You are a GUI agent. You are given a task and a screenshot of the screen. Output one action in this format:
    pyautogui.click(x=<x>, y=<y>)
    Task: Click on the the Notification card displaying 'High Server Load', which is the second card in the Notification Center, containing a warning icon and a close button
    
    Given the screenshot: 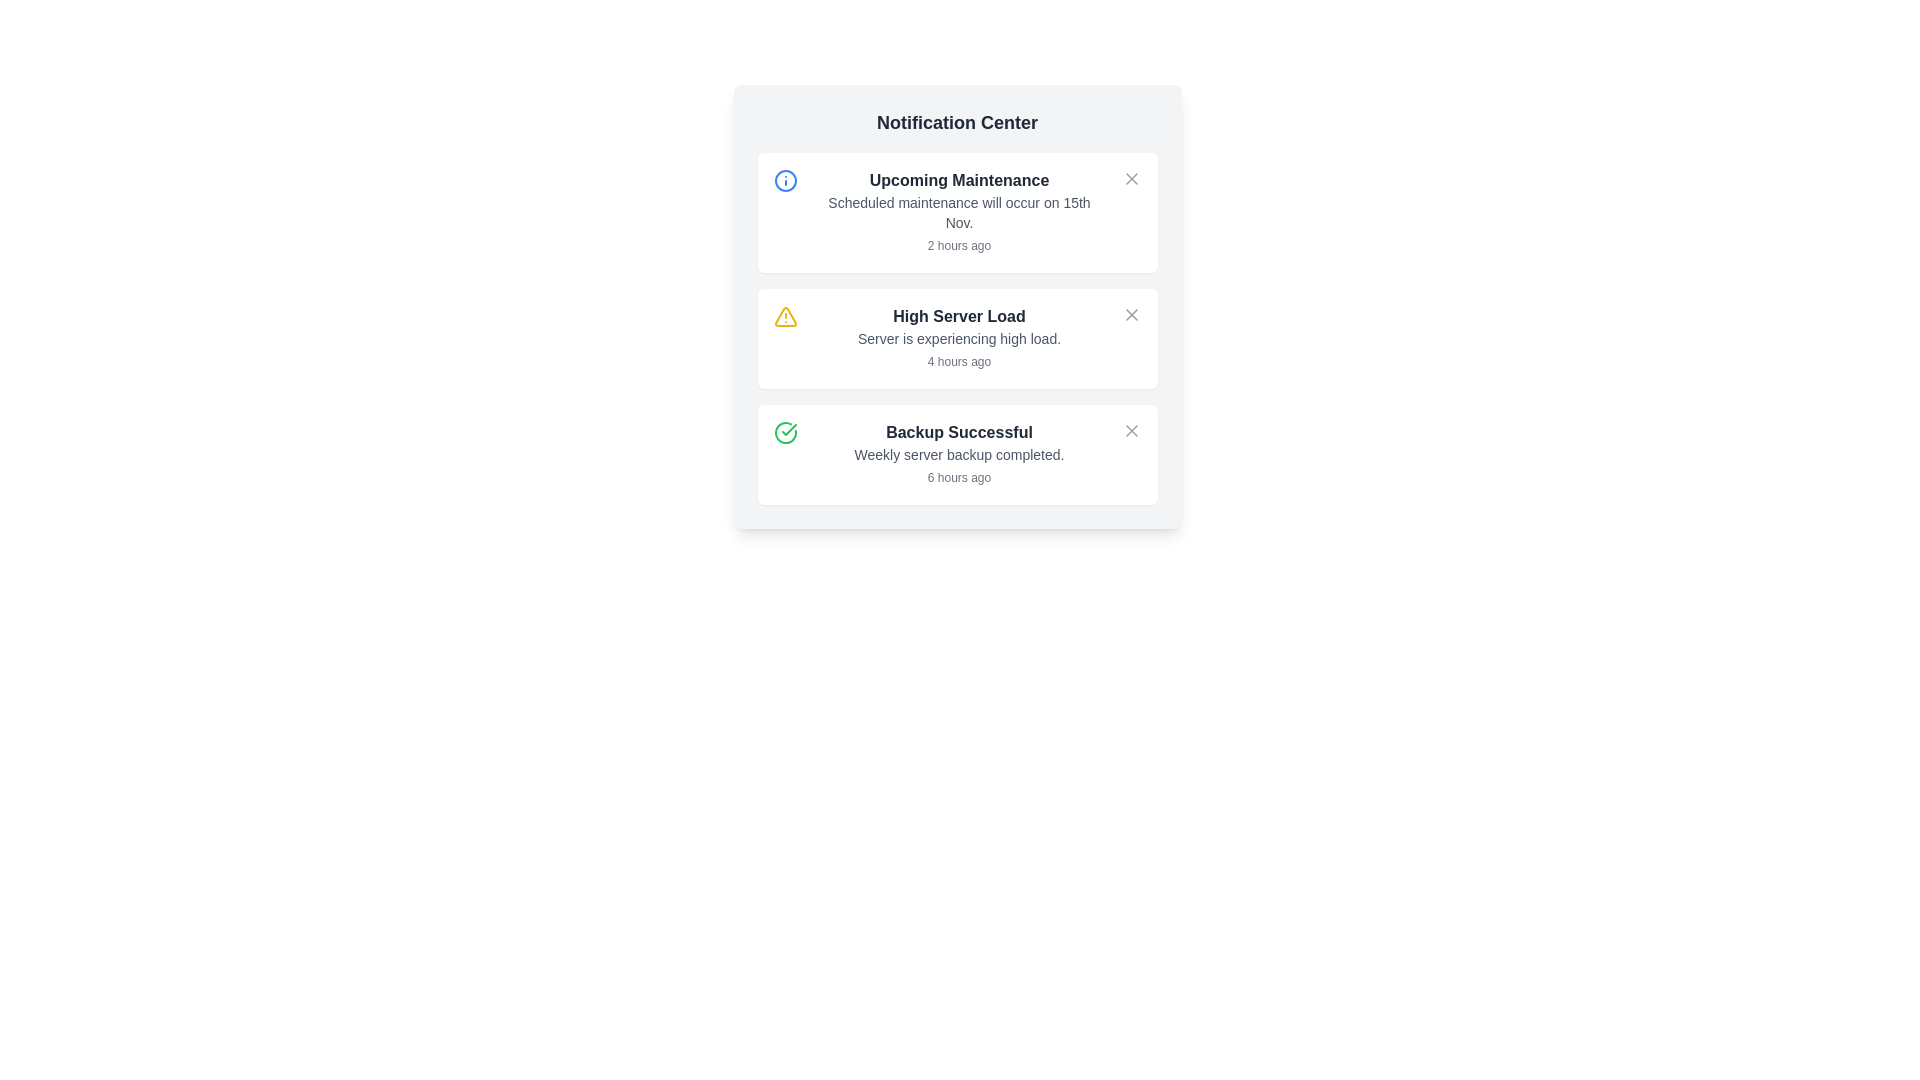 What is the action you would take?
    pyautogui.click(x=956, y=327)
    